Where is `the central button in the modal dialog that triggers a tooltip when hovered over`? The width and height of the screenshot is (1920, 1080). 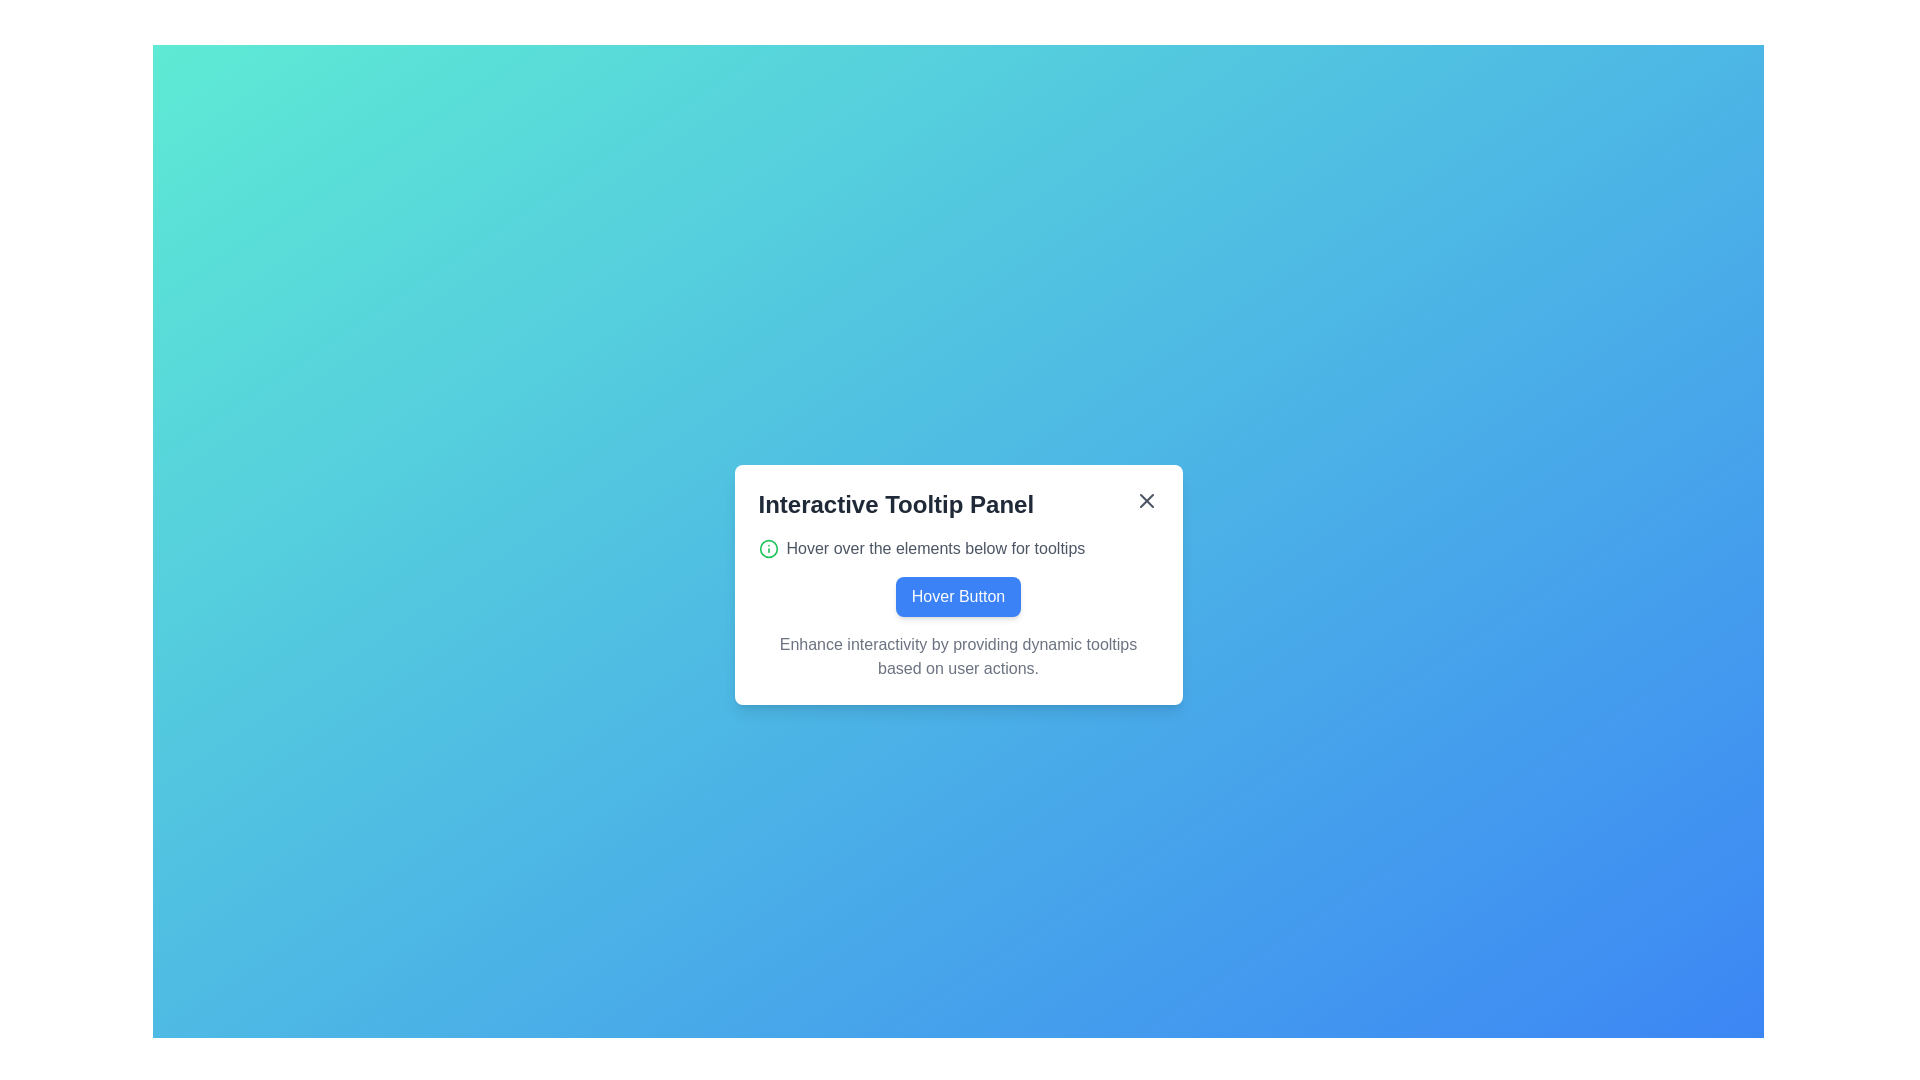
the central button in the modal dialog that triggers a tooltip when hovered over is located at coordinates (957, 596).